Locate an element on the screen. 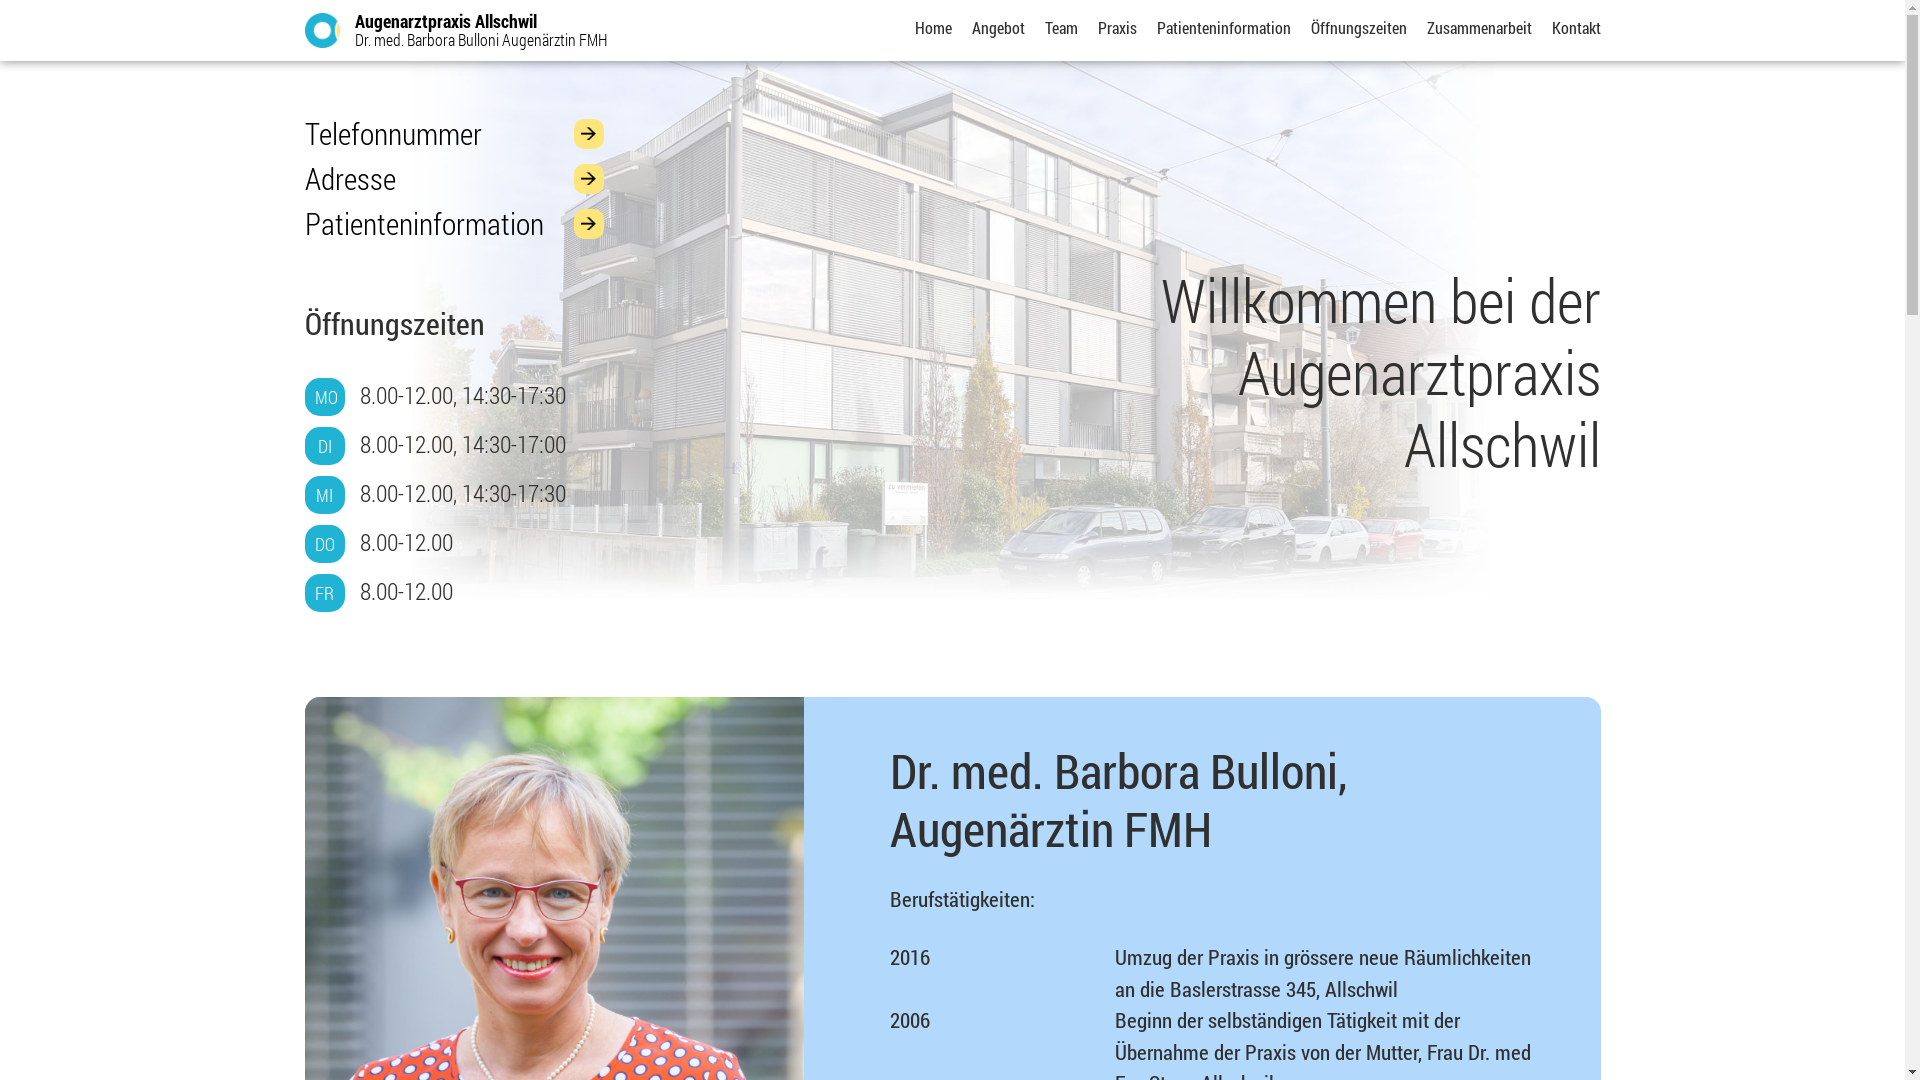  'Team' is located at coordinates (1059, 27).